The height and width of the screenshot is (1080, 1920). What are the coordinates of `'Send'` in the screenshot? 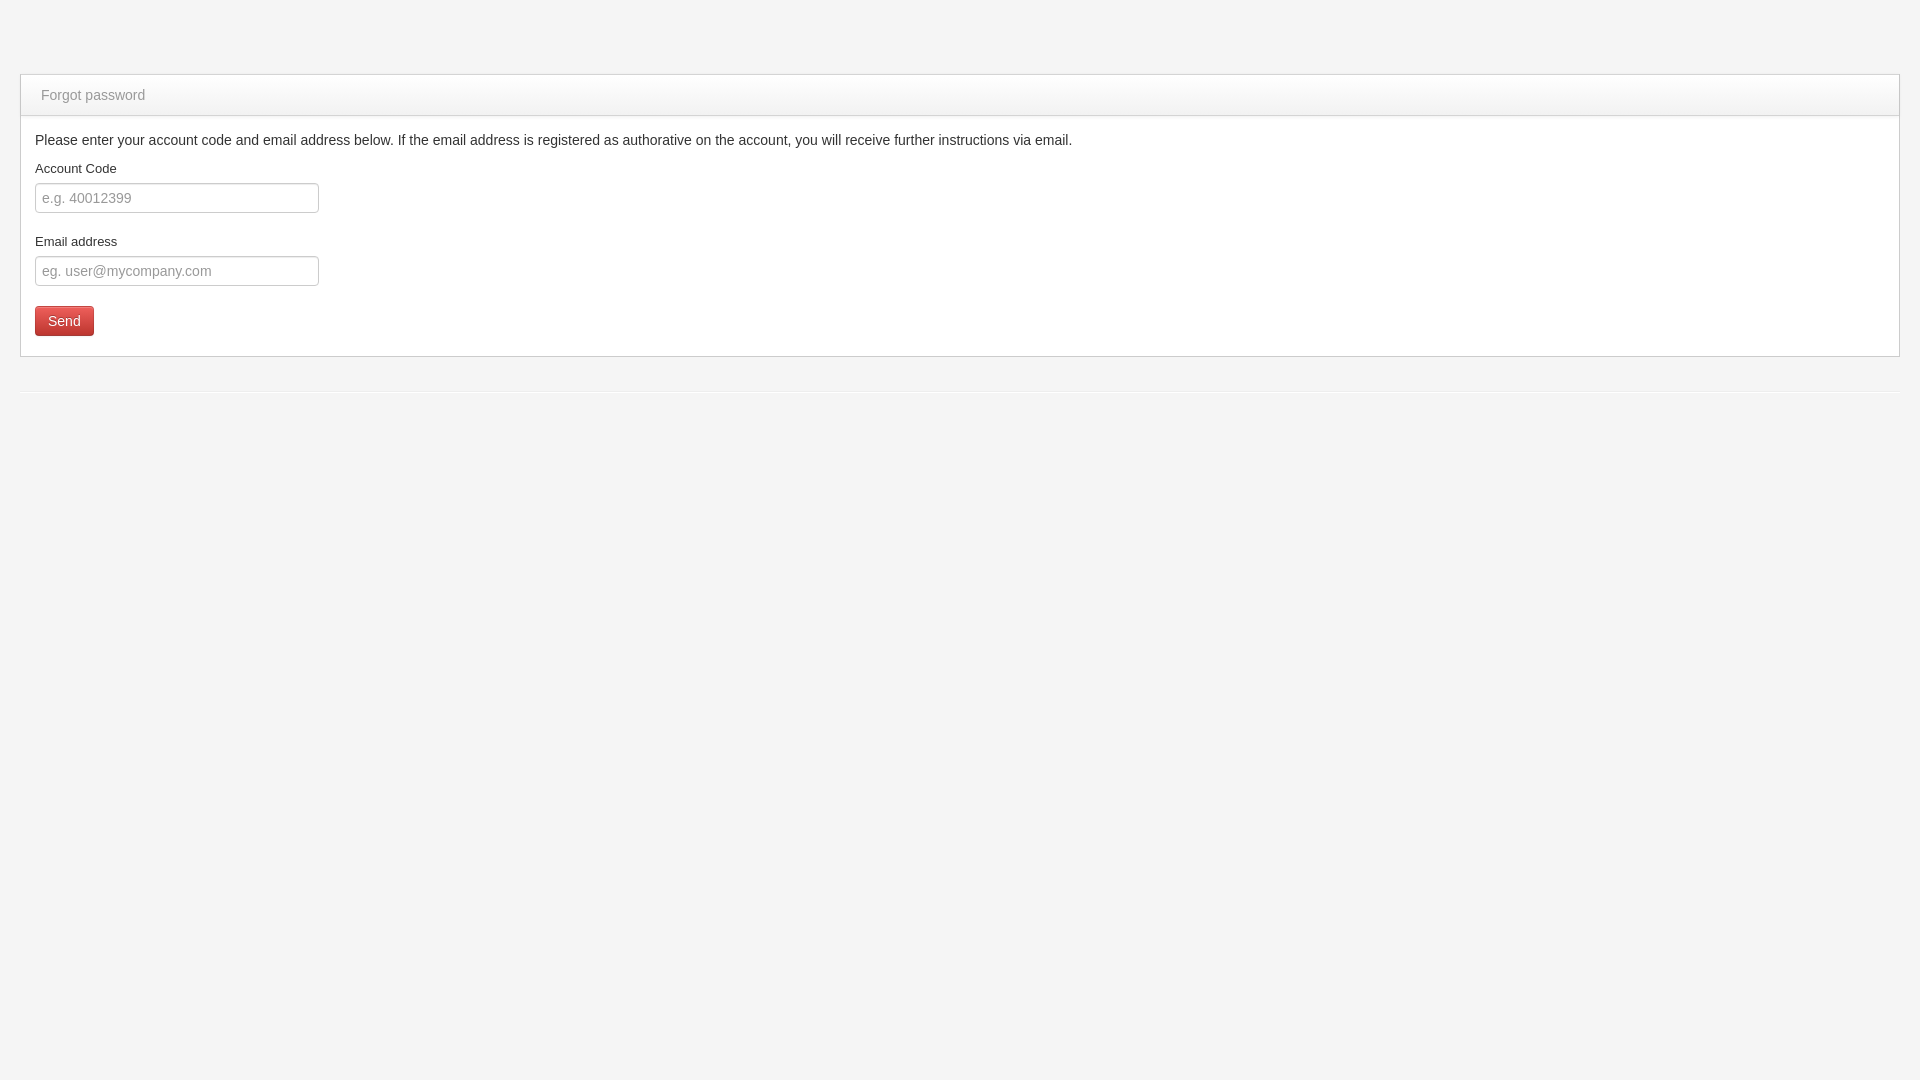 It's located at (64, 319).